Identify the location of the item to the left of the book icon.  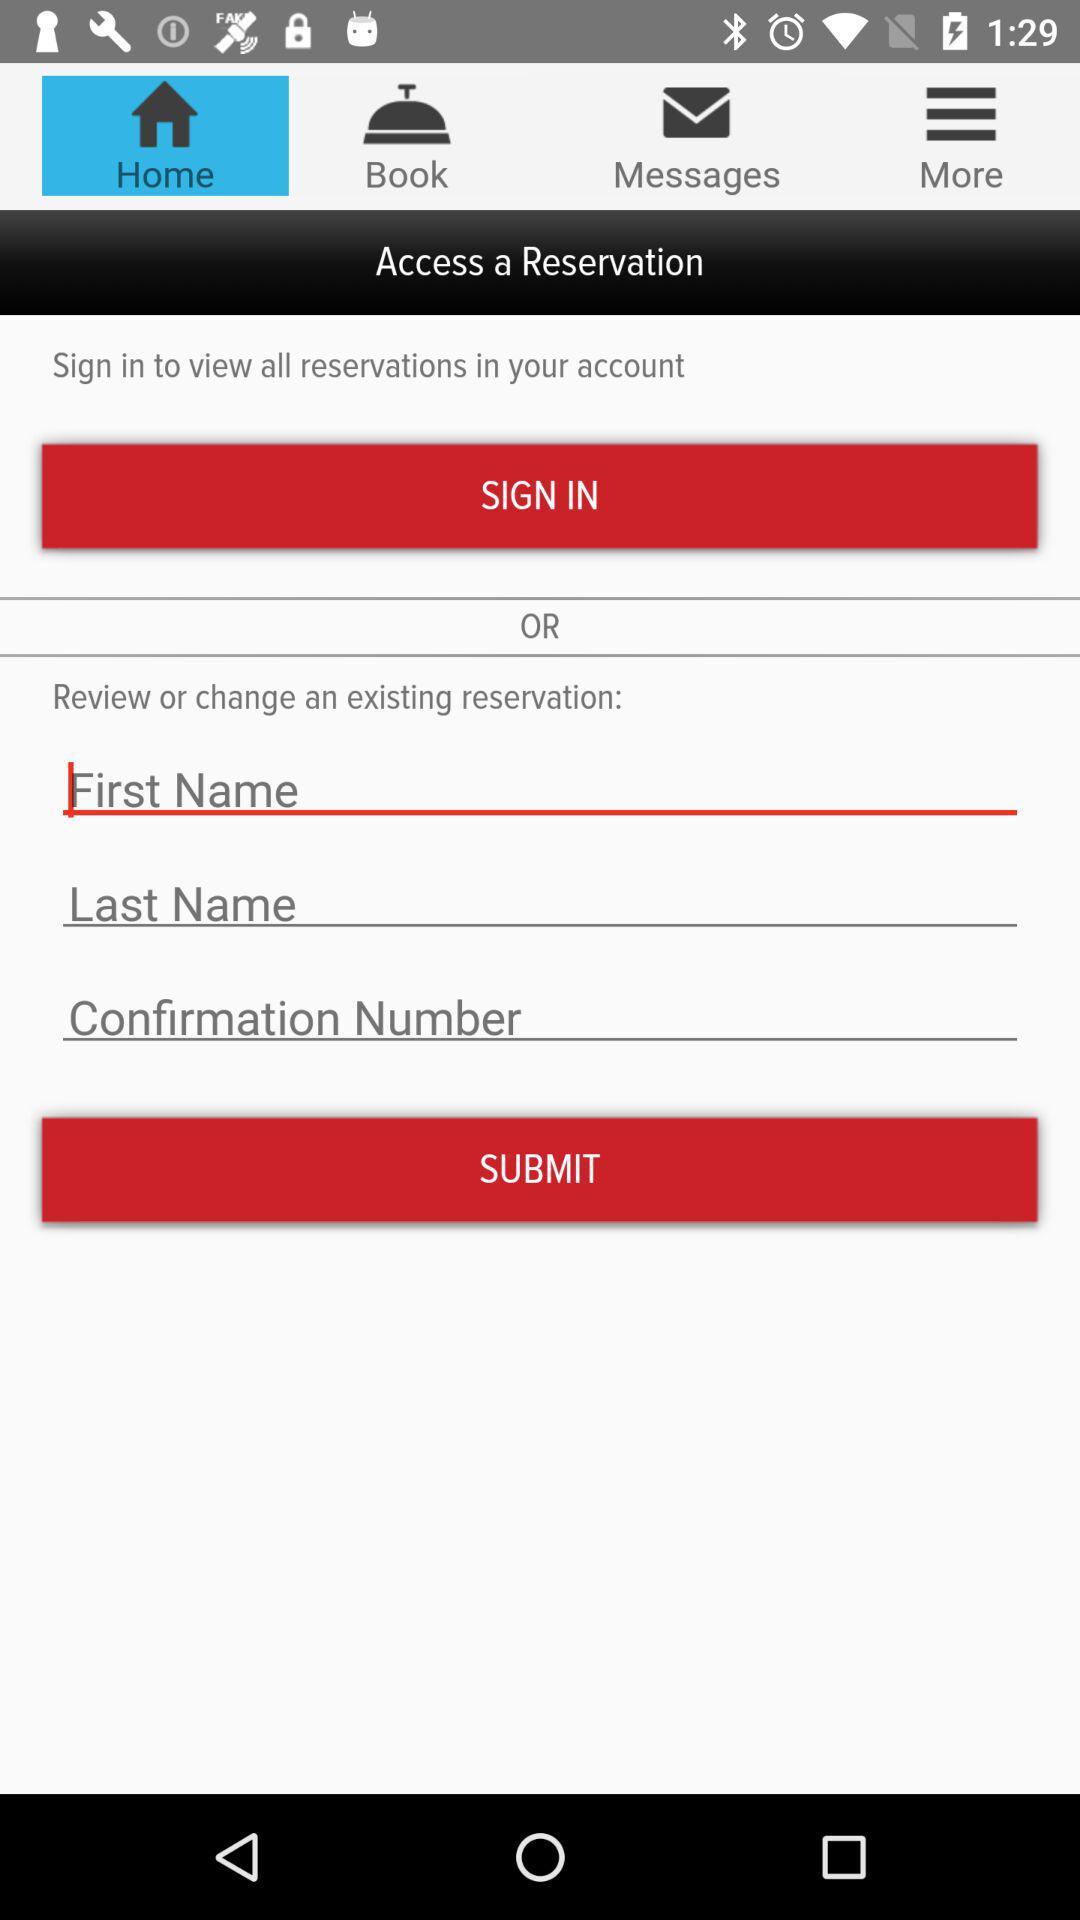
(164, 134).